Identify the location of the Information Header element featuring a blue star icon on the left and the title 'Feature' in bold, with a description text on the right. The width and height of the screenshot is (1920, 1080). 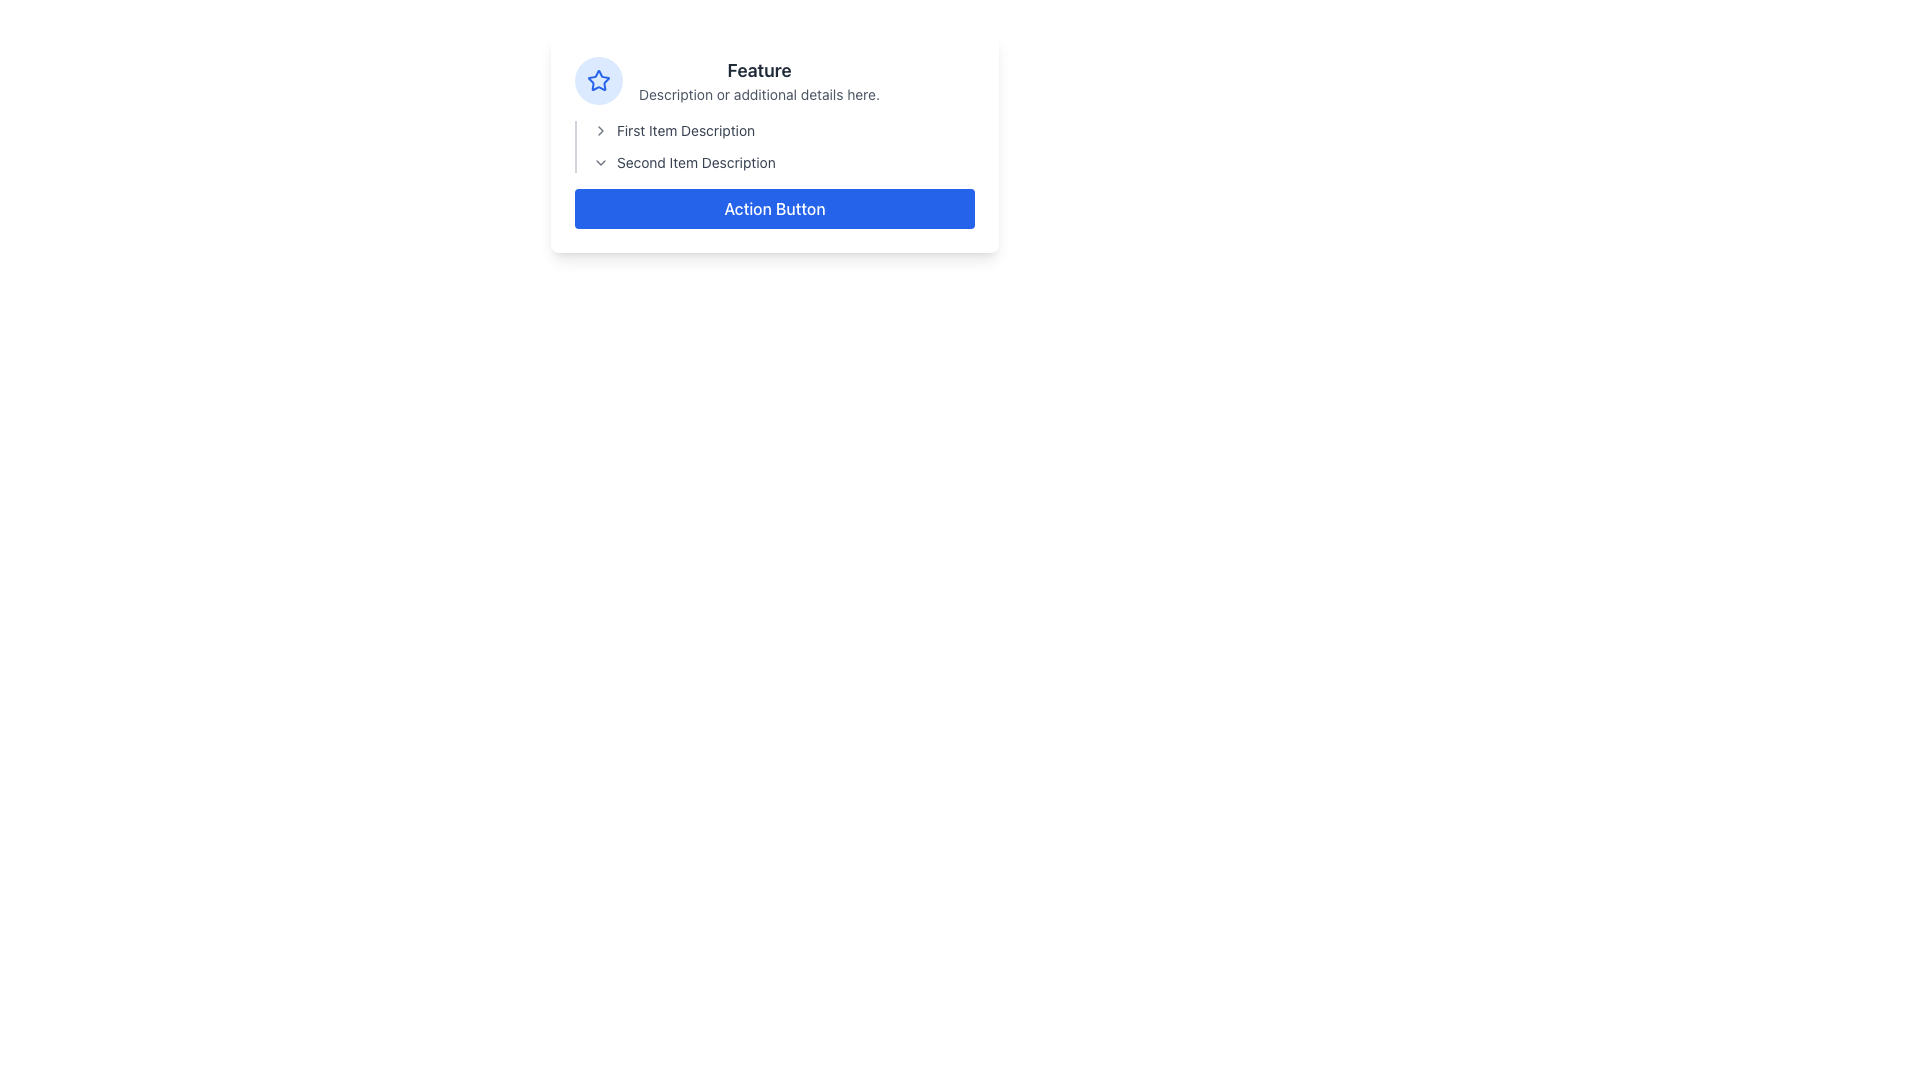
(773, 80).